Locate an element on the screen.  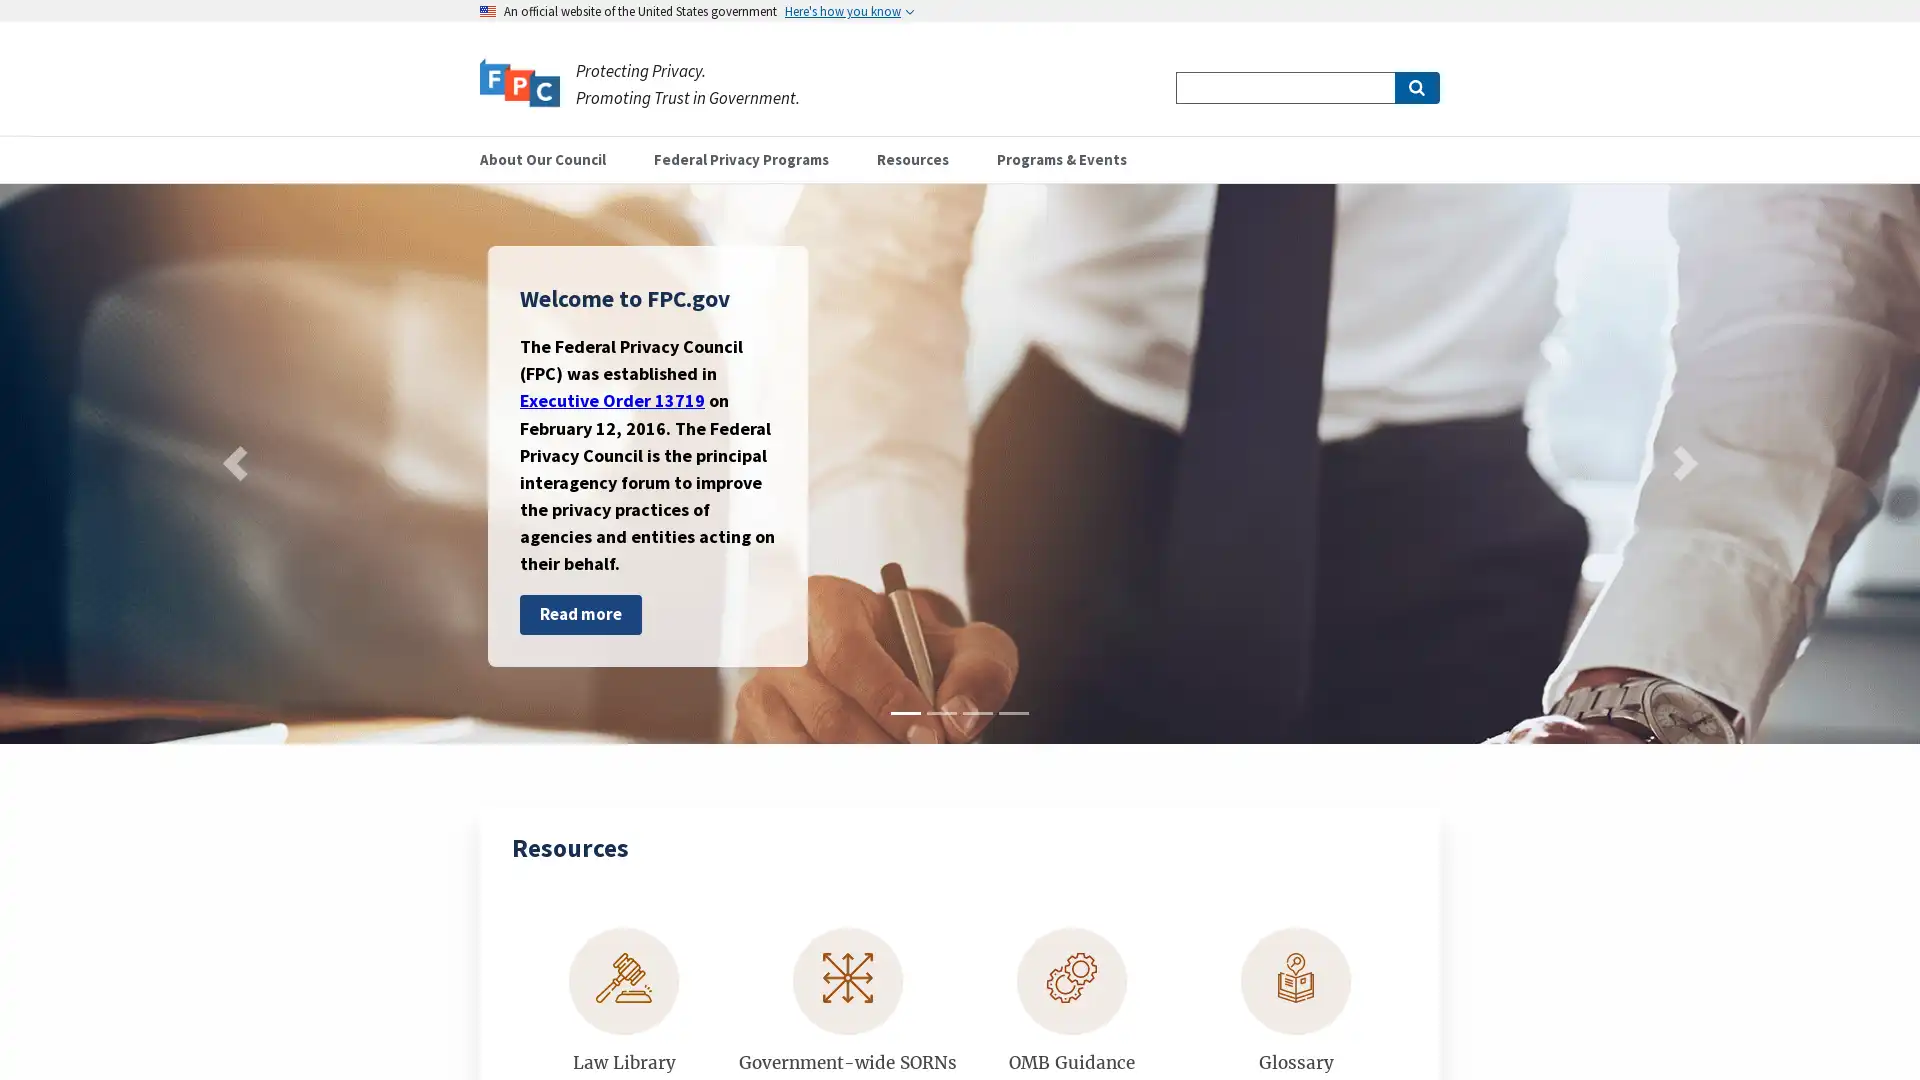
Federal Privacy Programs is located at coordinates (748, 158).